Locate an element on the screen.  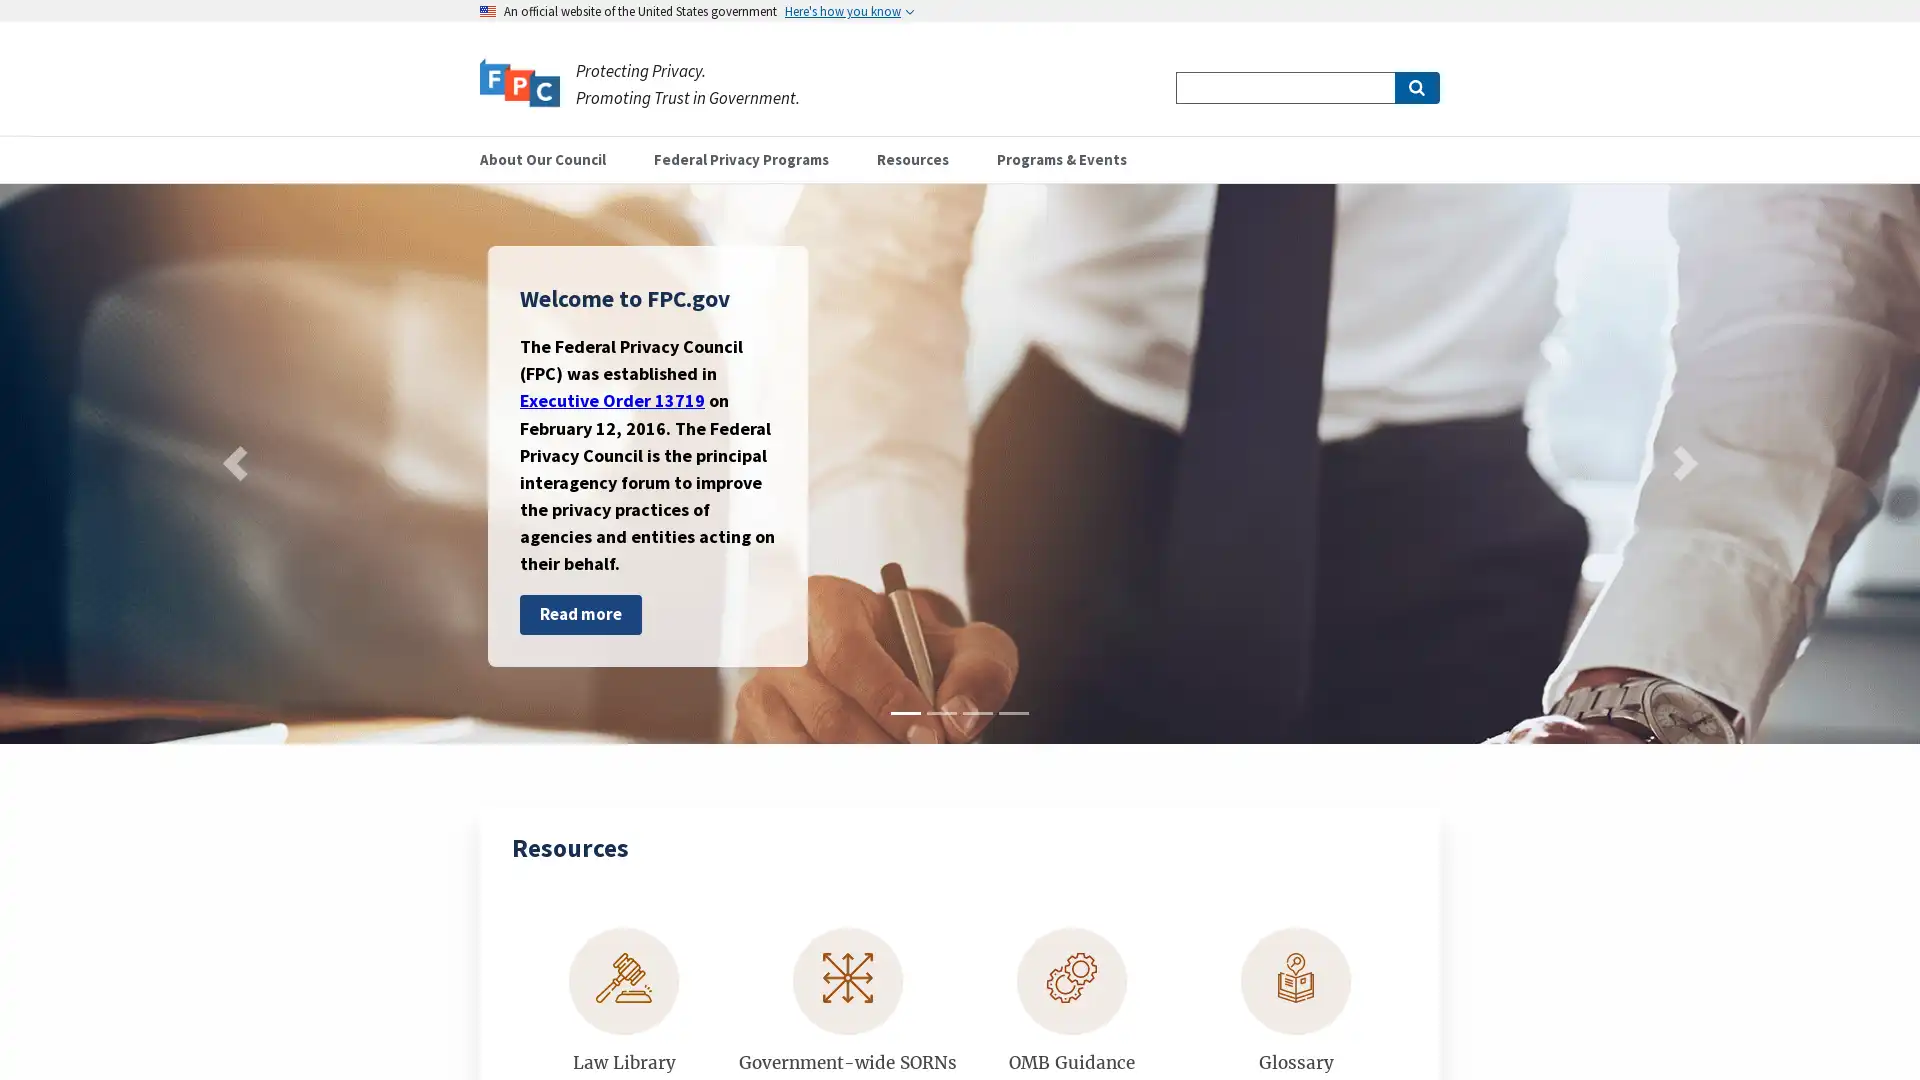
Federal Privacy Programs is located at coordinates (748, 158).